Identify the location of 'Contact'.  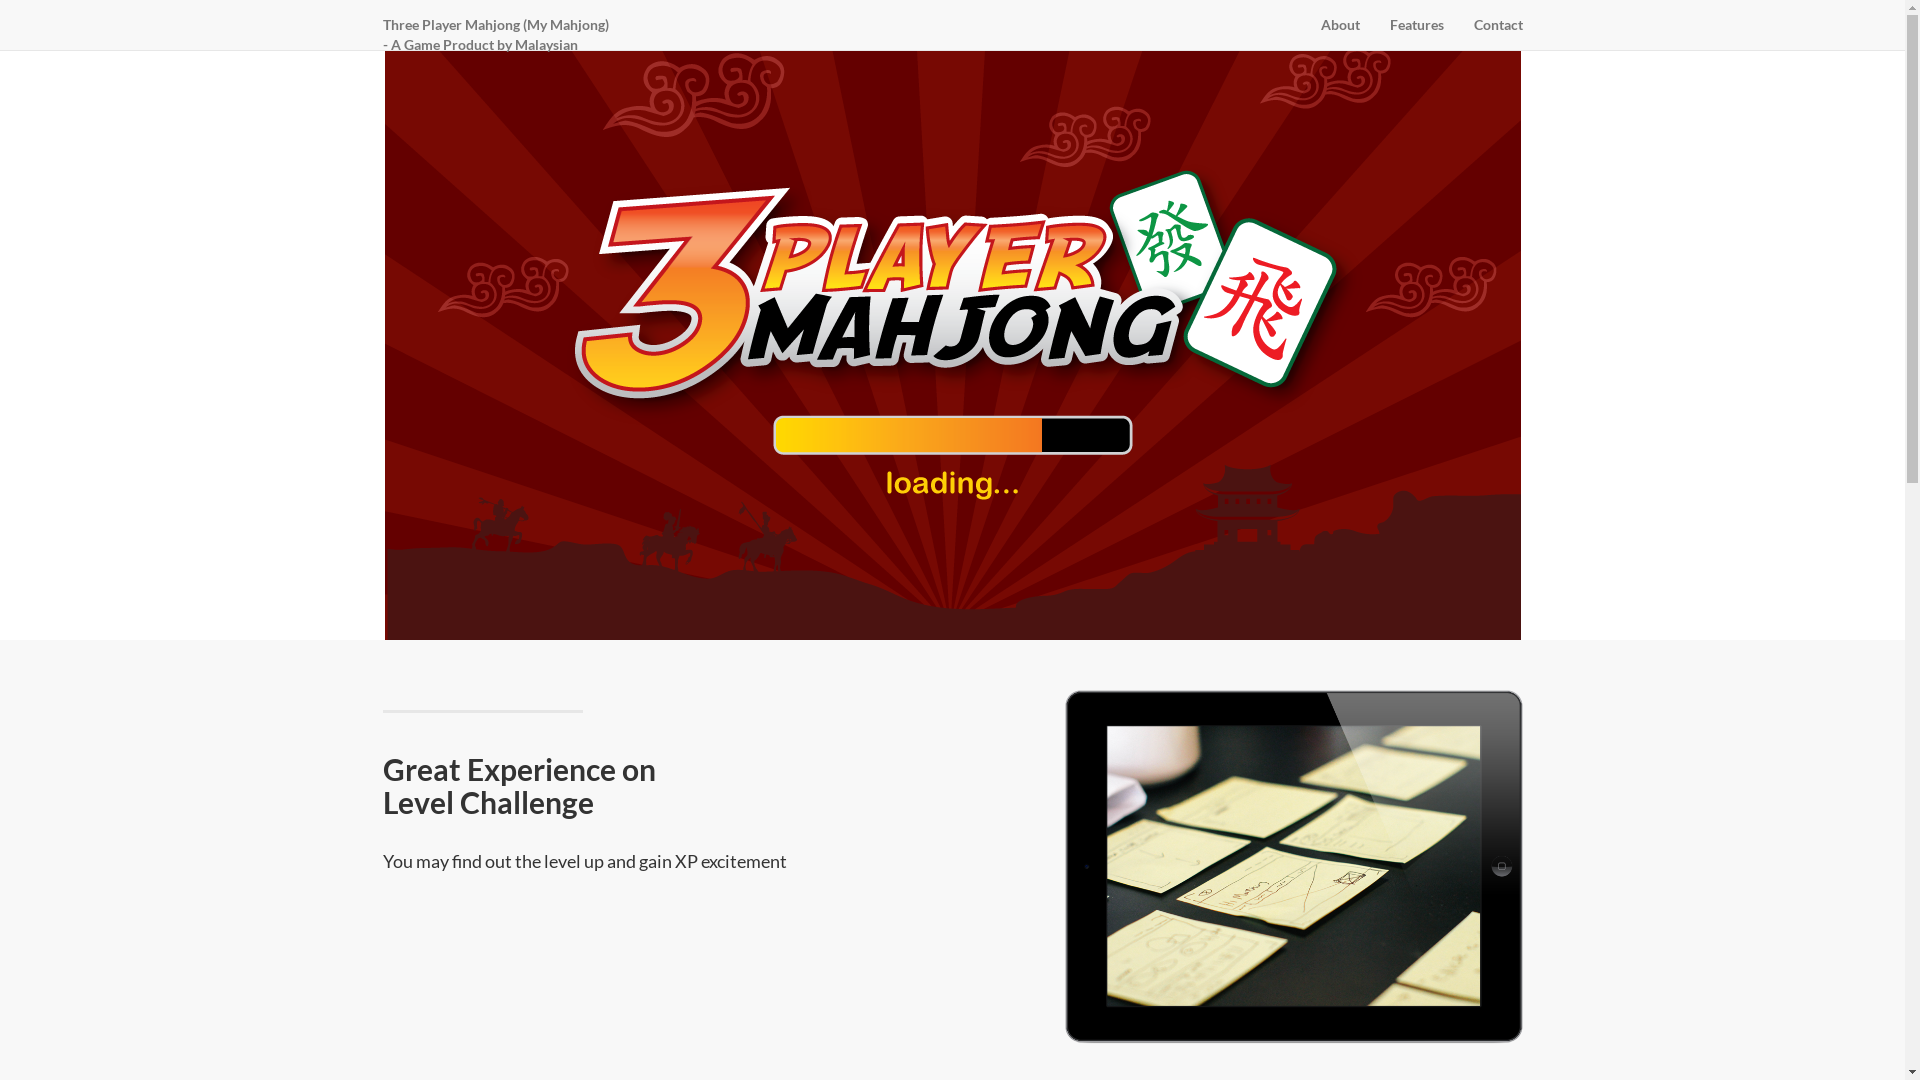
(1497, 24).